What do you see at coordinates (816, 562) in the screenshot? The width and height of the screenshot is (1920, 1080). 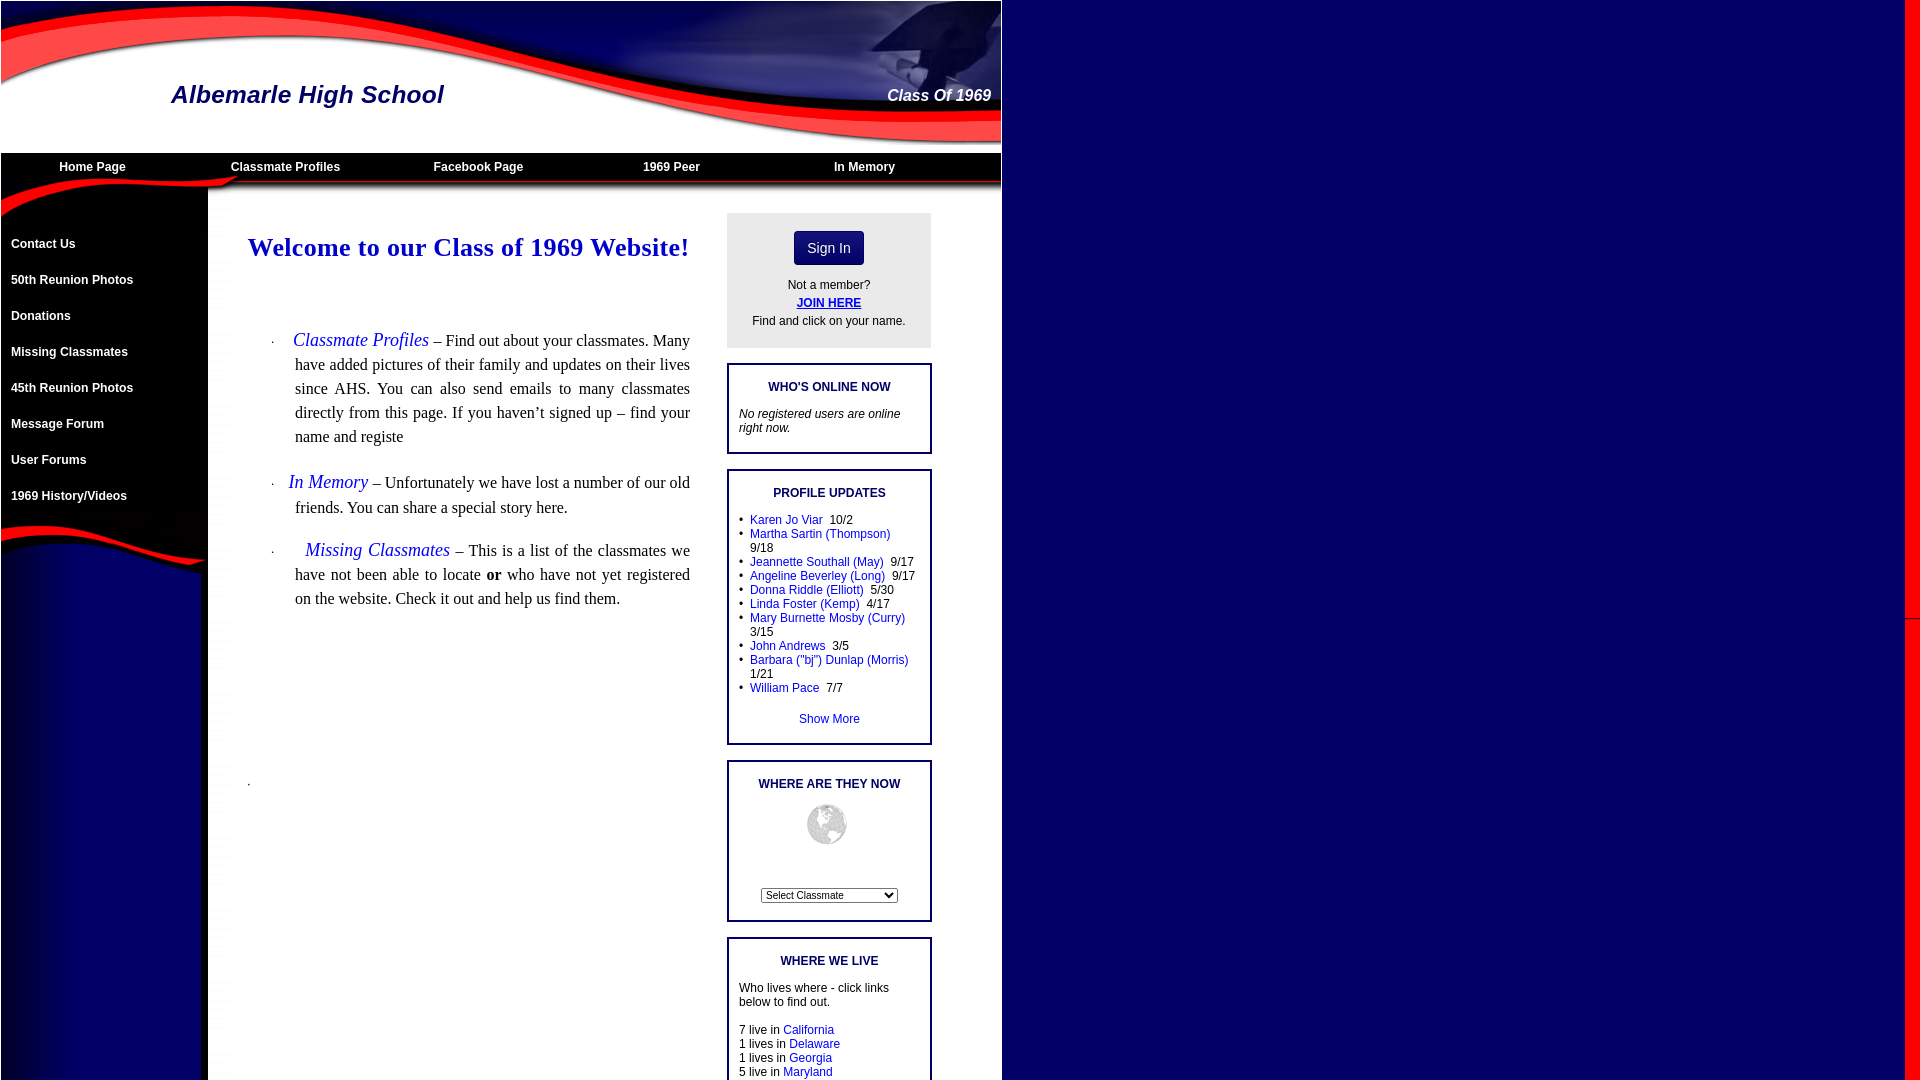 I see `'Jeannette Southall (May)'` at bounding box center [816, 562].